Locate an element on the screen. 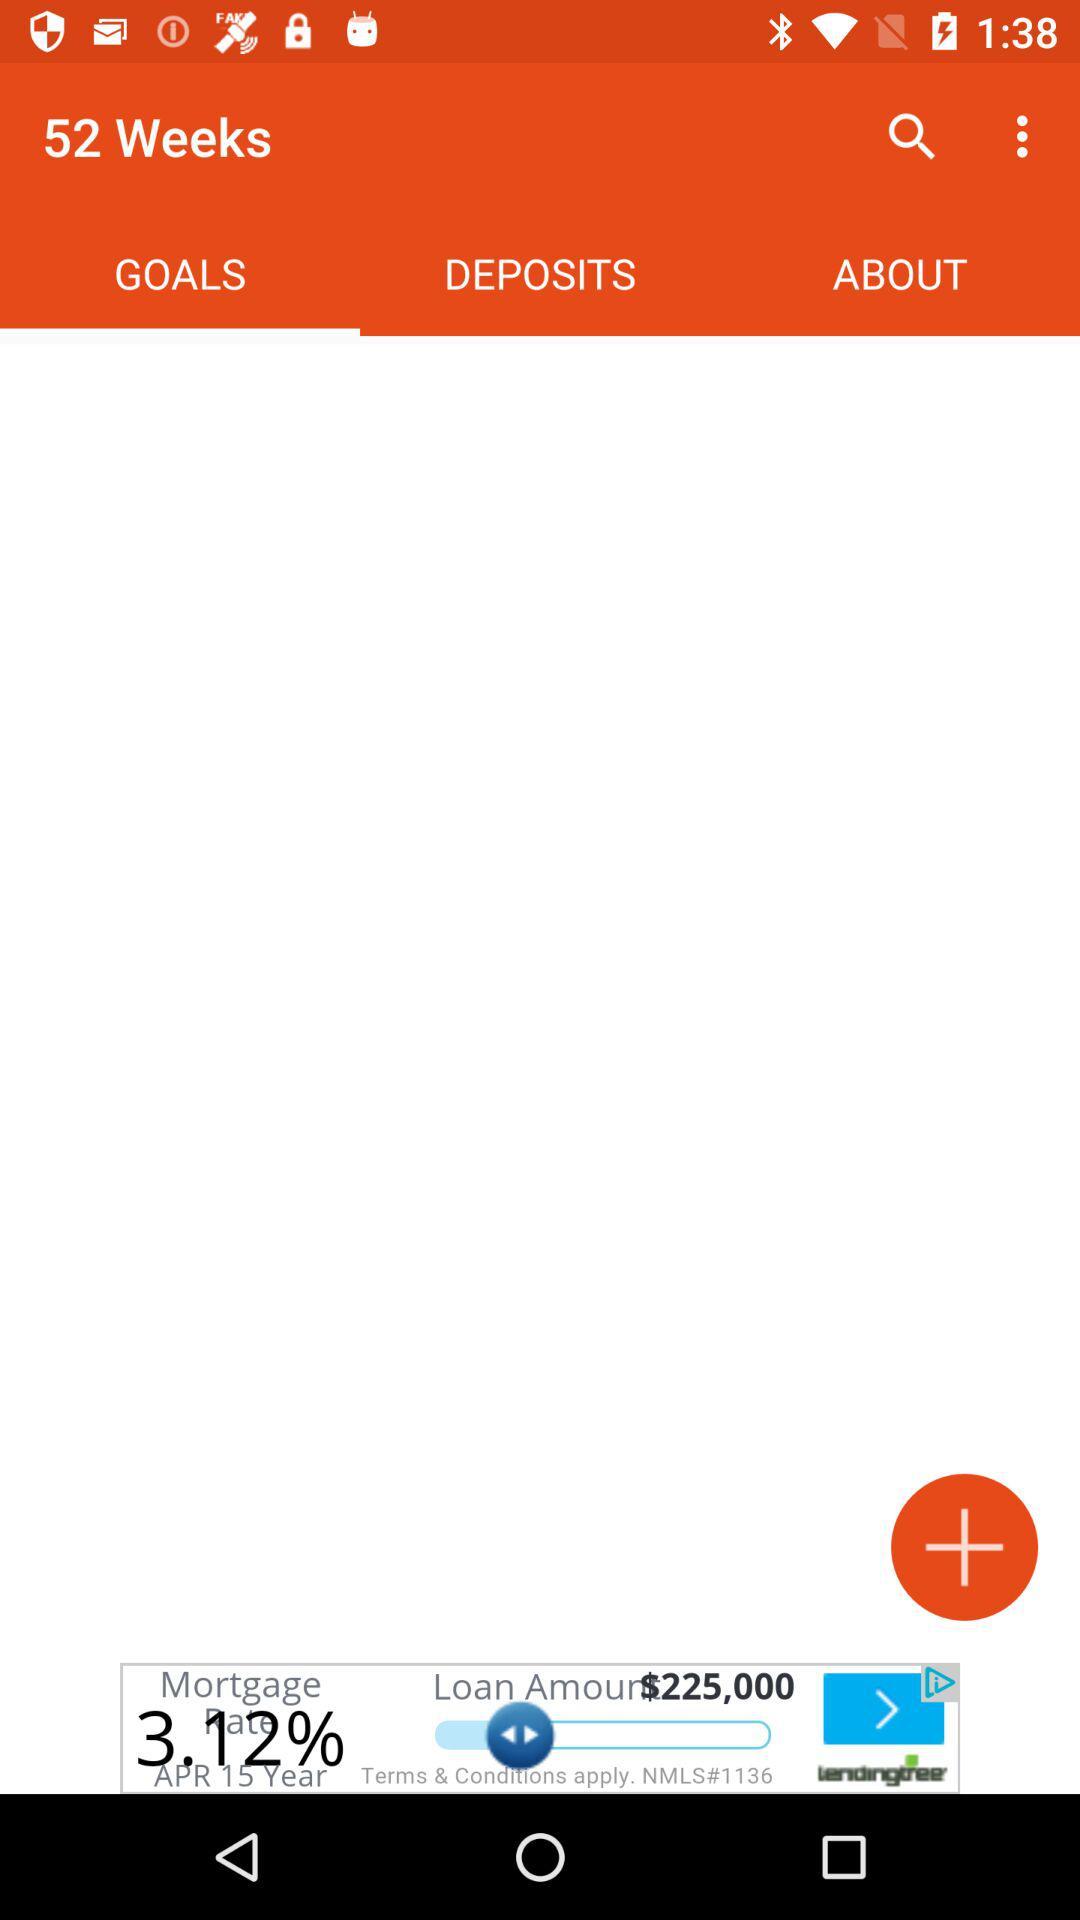  more options is located at coordinates (963, 1546).